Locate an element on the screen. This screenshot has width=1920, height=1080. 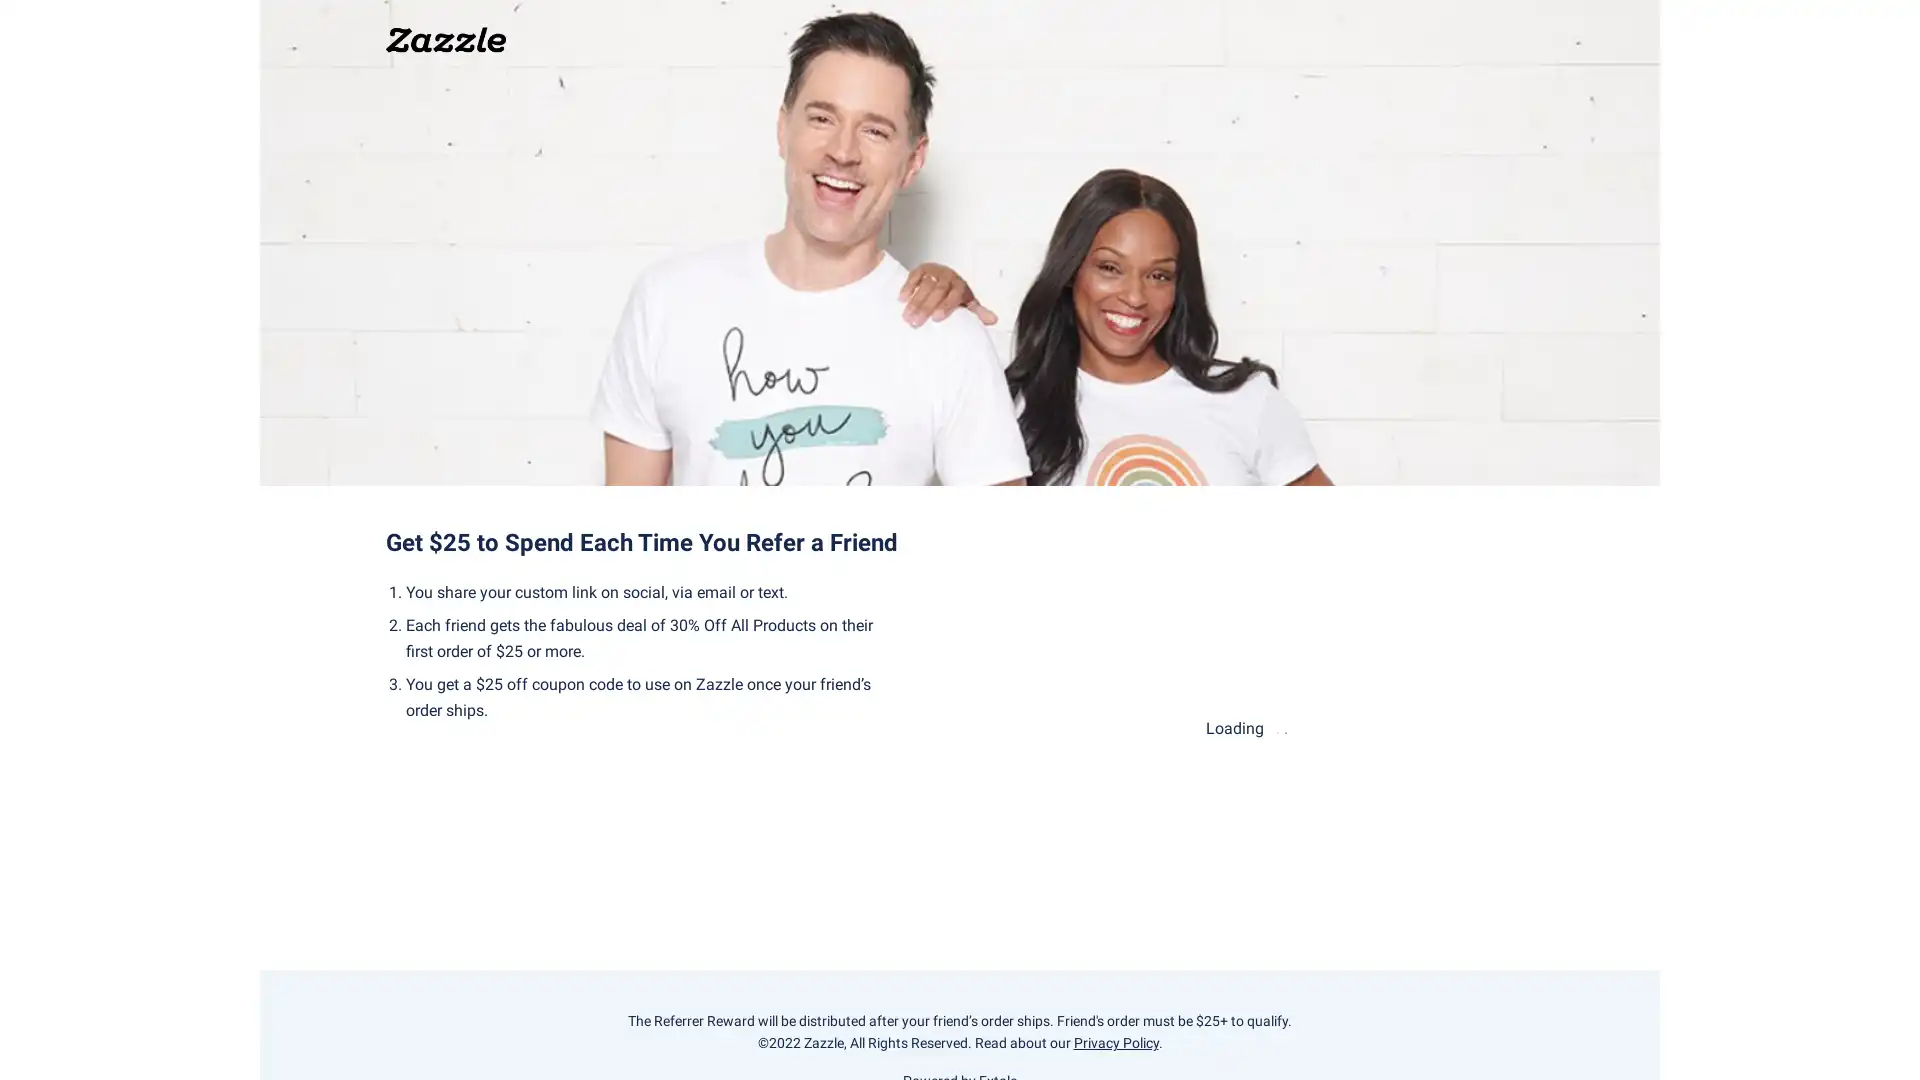
messenger is located at coordinates (1104, 776).